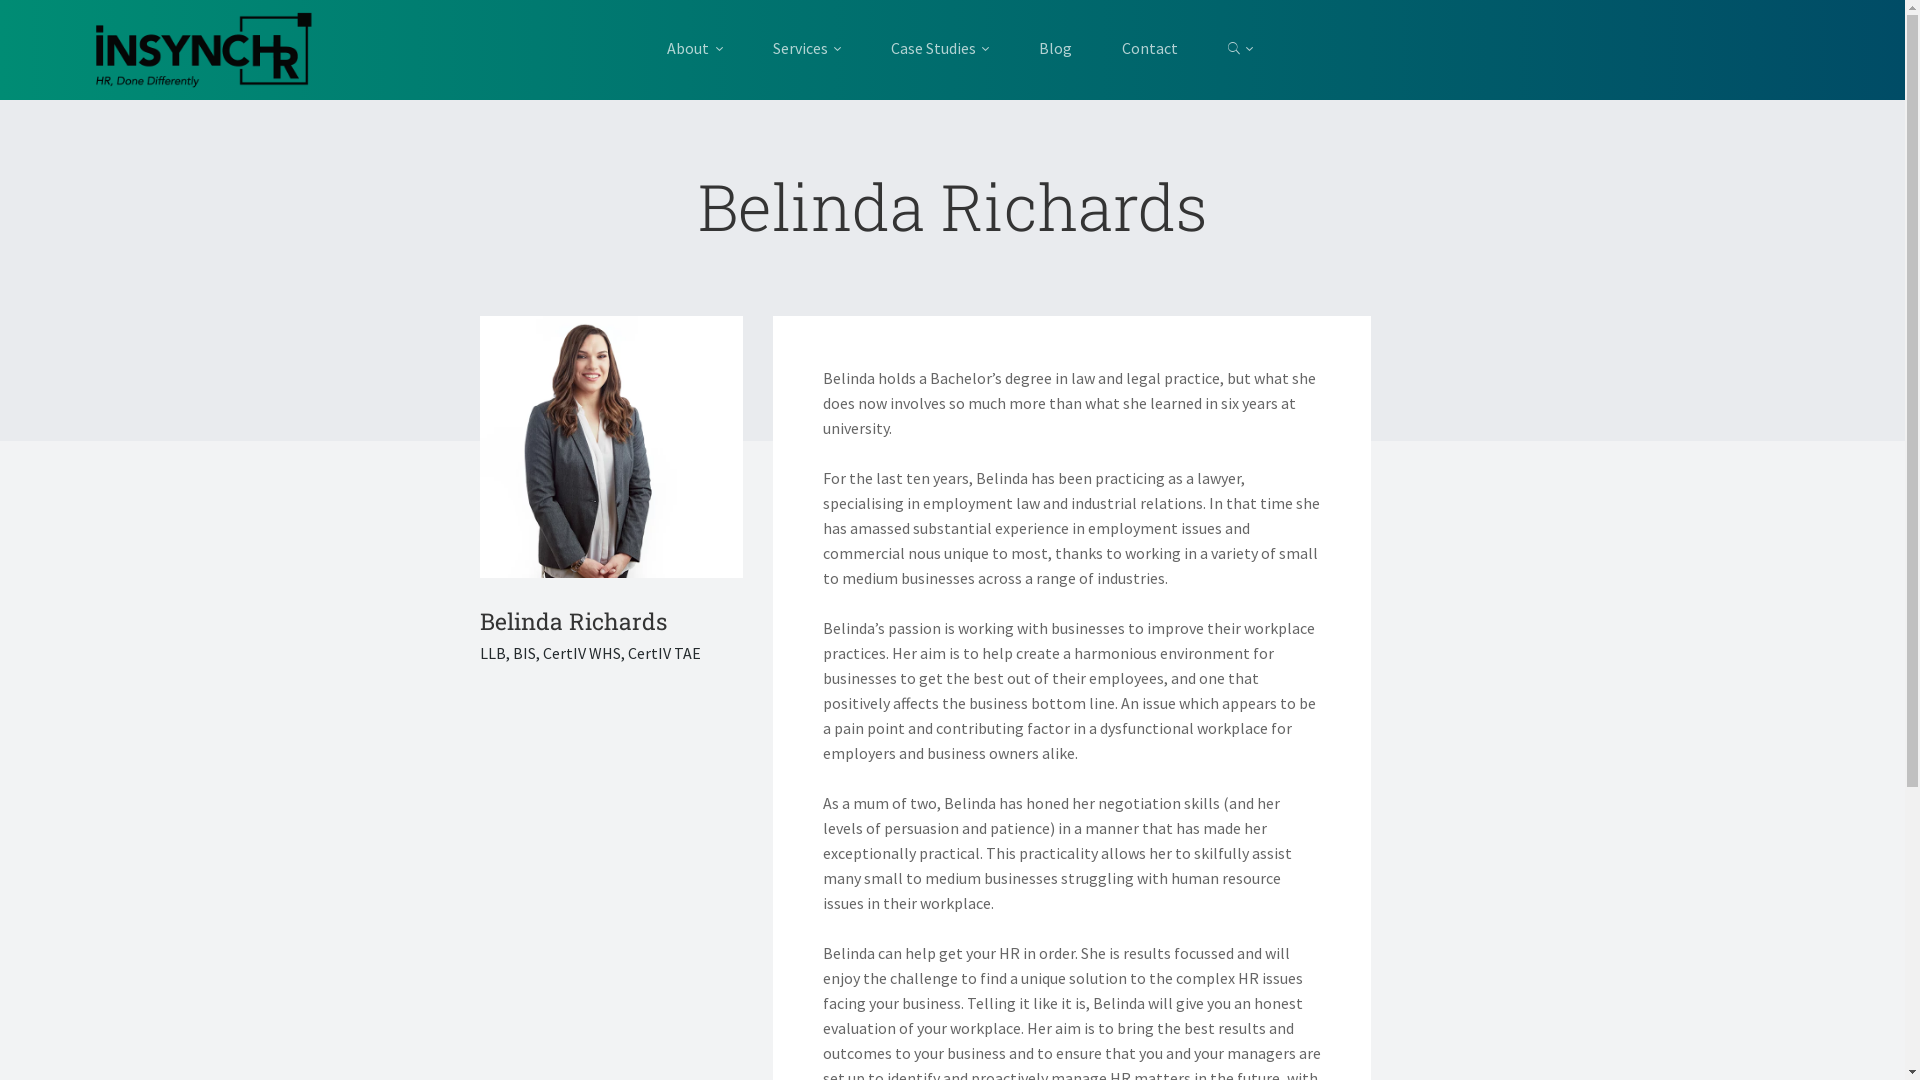 Image resolution: width=1920 pixels, height=1080 pixels. What do you see at coordinates (706, 47) in the screenshot?
I see `'About'` at bounding box center [706, 47].